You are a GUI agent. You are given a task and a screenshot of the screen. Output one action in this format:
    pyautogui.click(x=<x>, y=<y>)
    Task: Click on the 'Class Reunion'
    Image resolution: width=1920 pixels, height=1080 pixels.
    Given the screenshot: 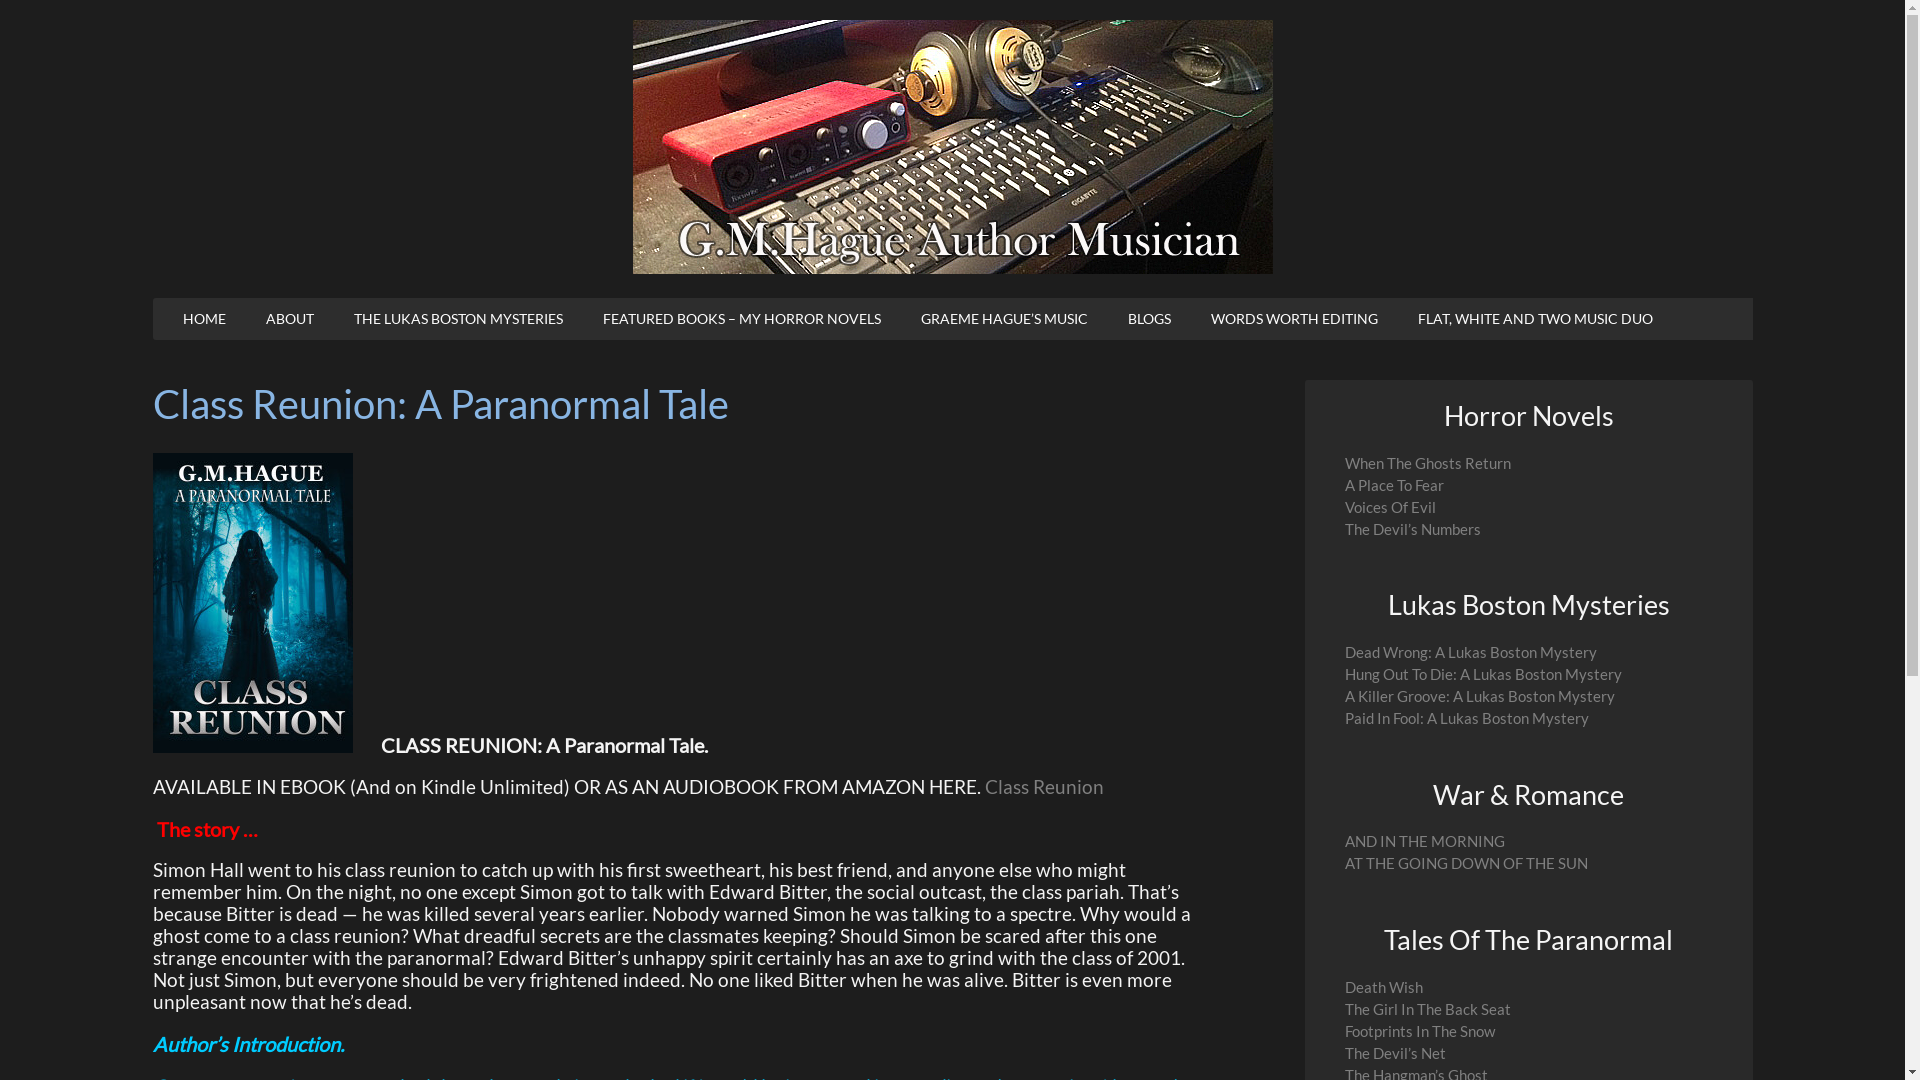 What is the action you would take?
    pyautogui.click(x=1042, y=785)
    